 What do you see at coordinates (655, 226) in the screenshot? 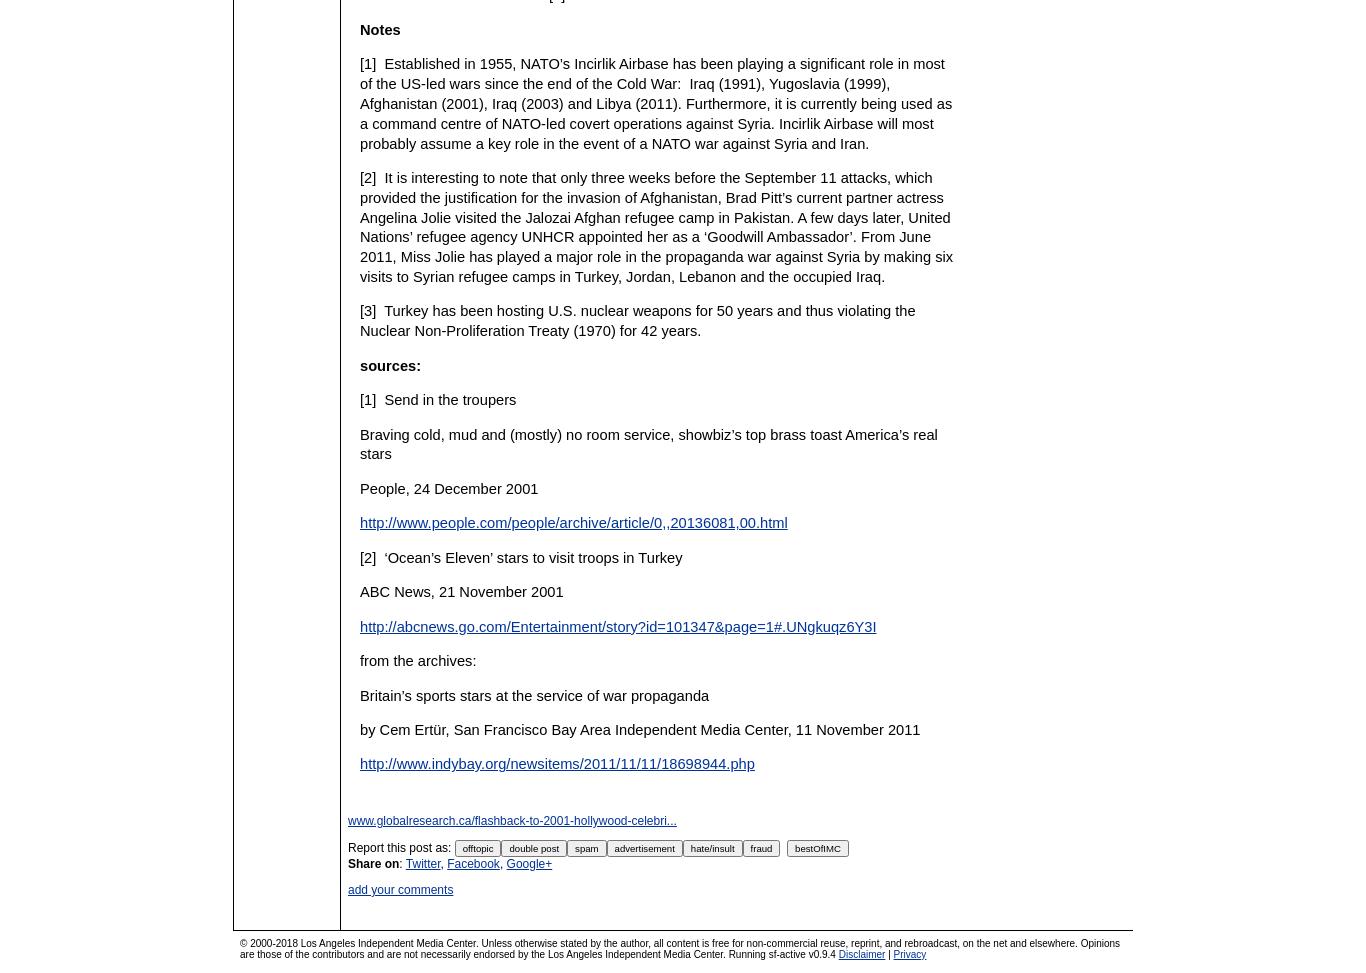
I see `'[2]  It is interesting
to note that only three weeks before the September 11 attacks, which
provided the justification for the invasion of Afghanistan, Brad
Pitt’s current partner actress Angelina Jolie visited the
Jalozai Afghan refugee camp in Pakistan. A few days later, United
Nations’ refugee agency UNHCR appointed her as a
‘Goodwill Ambassador’. From June 2011, Miss Jolie
has played a major role in the propaganda war against Syria by making
six visits to Syrian refugee camps in Turkey, Jordan, Lebanon and the
occupied Iraq.'` at bounding box center [655, 226].